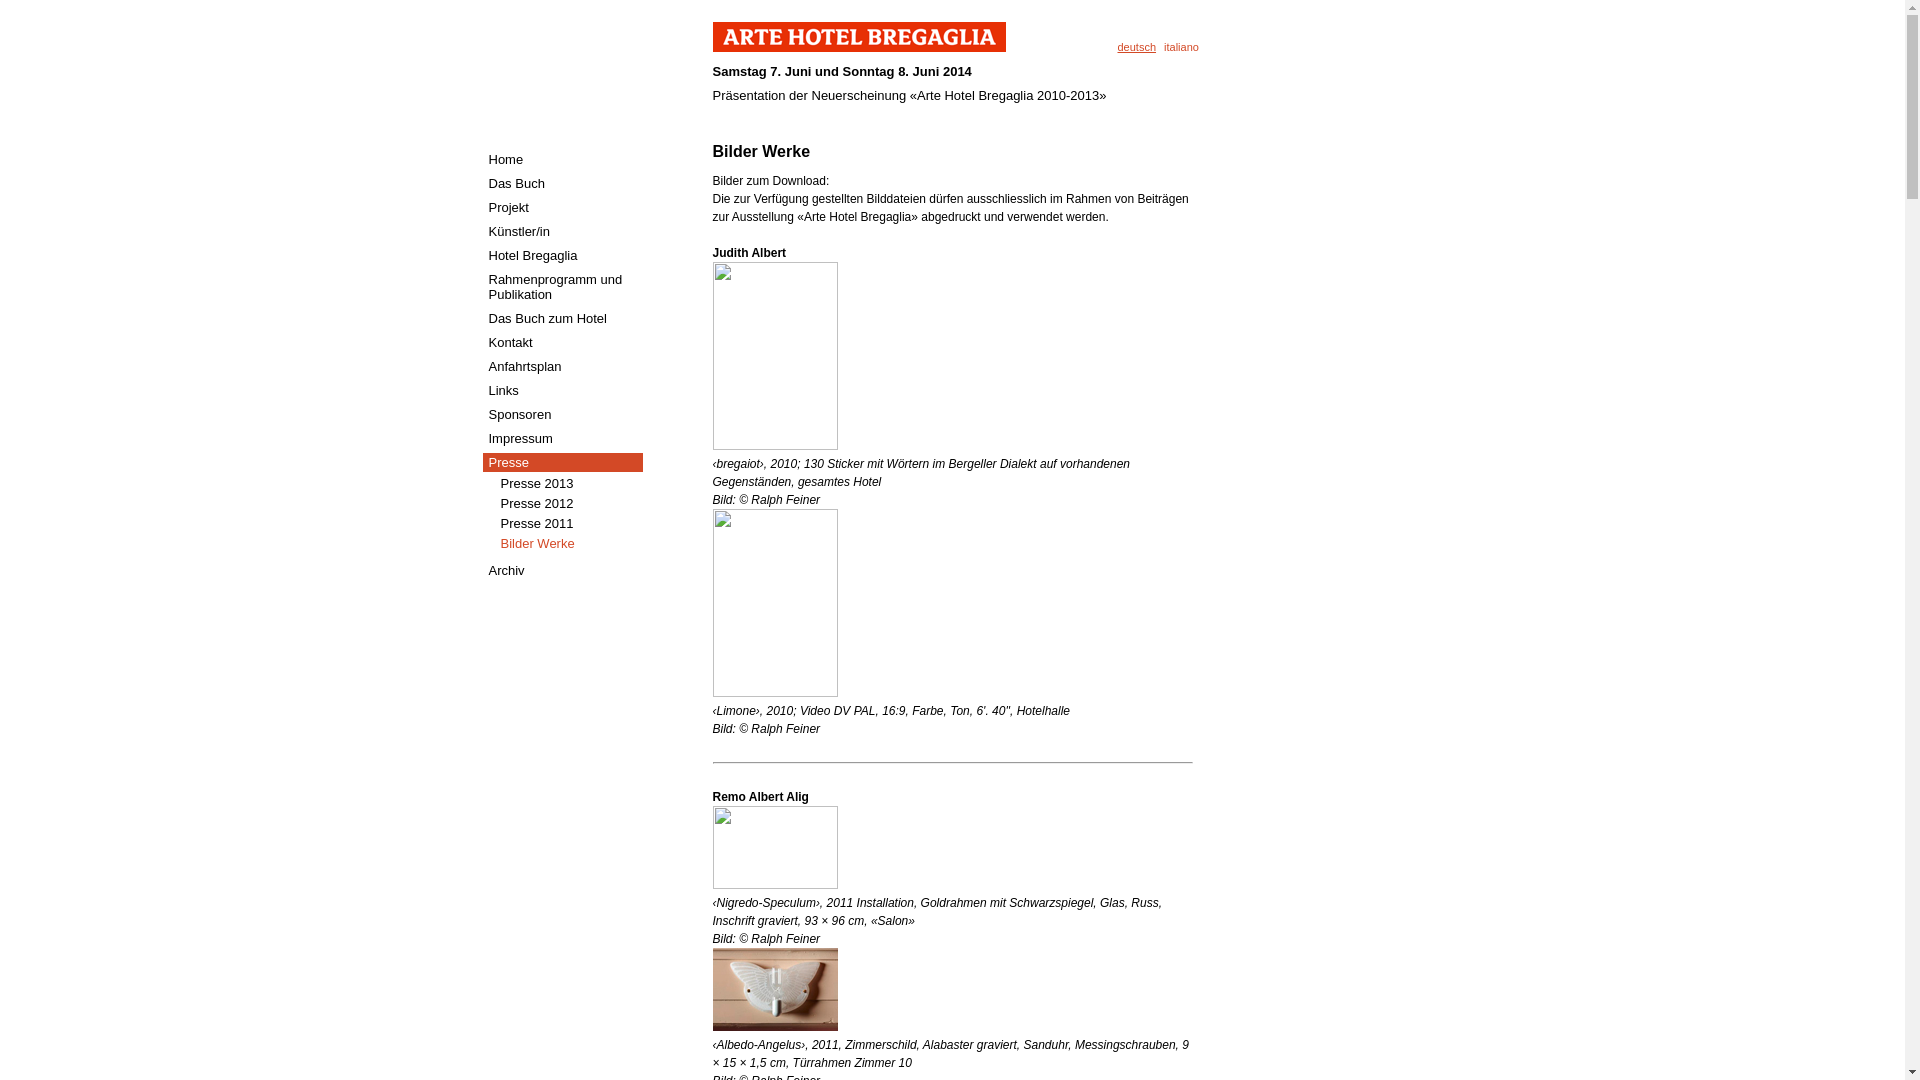 This screenshot has height=1080, width=1920. I want to click on 'Kontakt', so click(560, 341).